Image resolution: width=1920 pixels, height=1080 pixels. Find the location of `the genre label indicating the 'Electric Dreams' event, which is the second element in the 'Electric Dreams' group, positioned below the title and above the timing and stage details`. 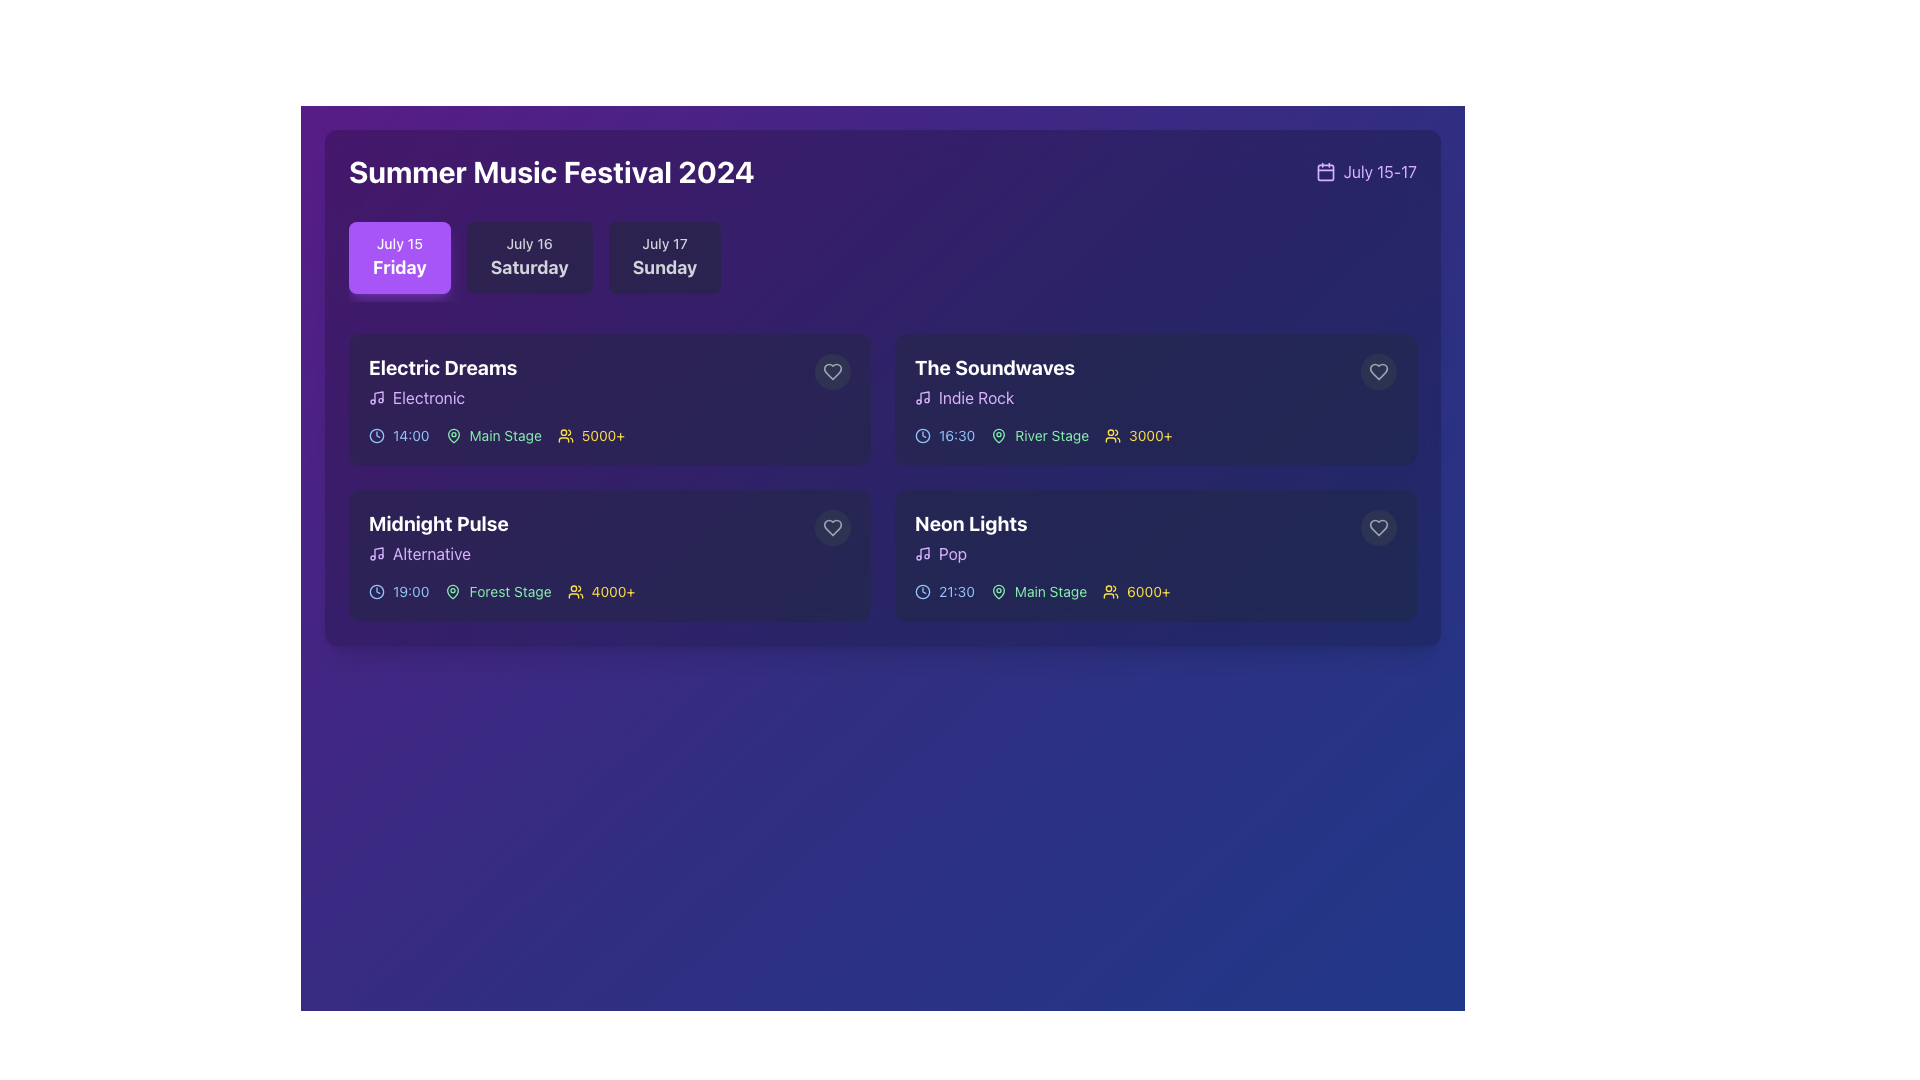

the genre label indicating the 'Electric Dreams' event, which is the second element in the 'Electric Dreams' group, positioned below the title and above the timing and stage details is located at coordinates (442, 397).